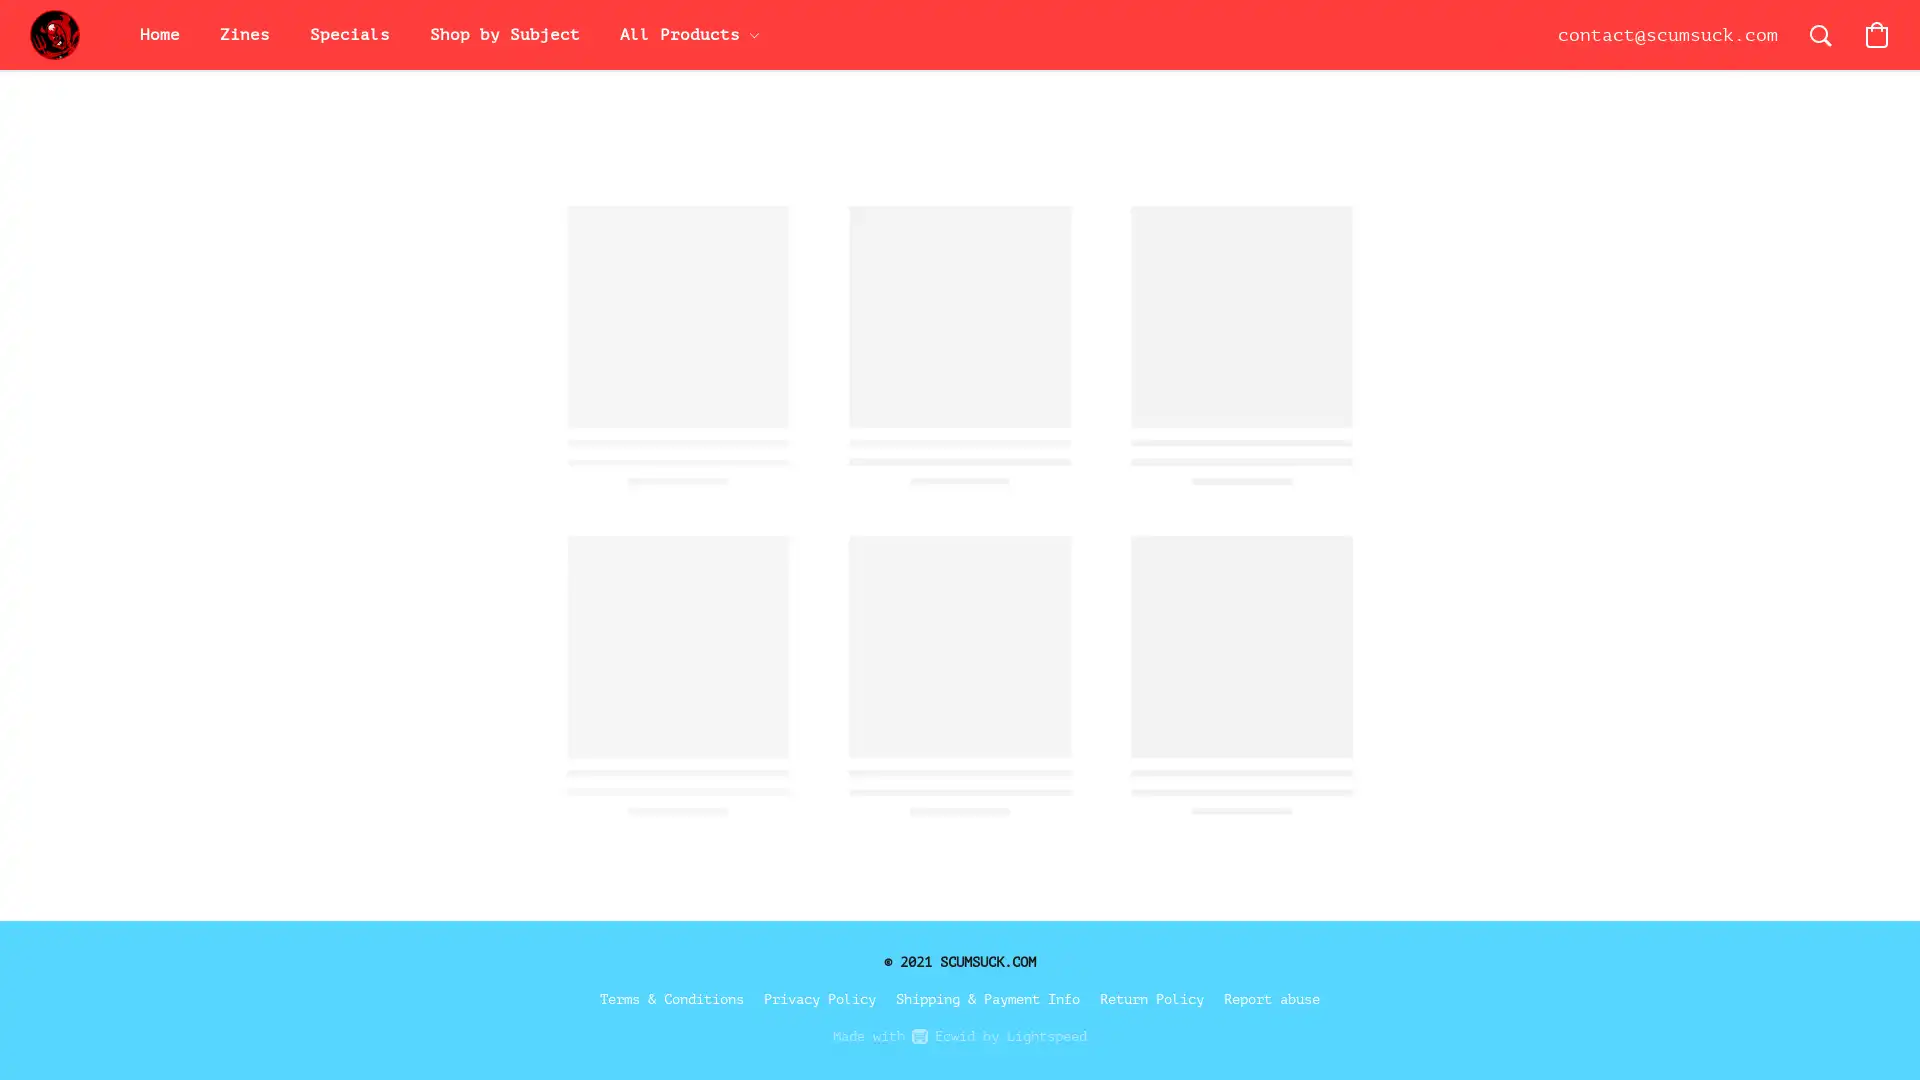  What do you see at coordinates (1637, 663) in the screenshot?
I see `Accept All Cookies` at bounding box center [1637, 663].